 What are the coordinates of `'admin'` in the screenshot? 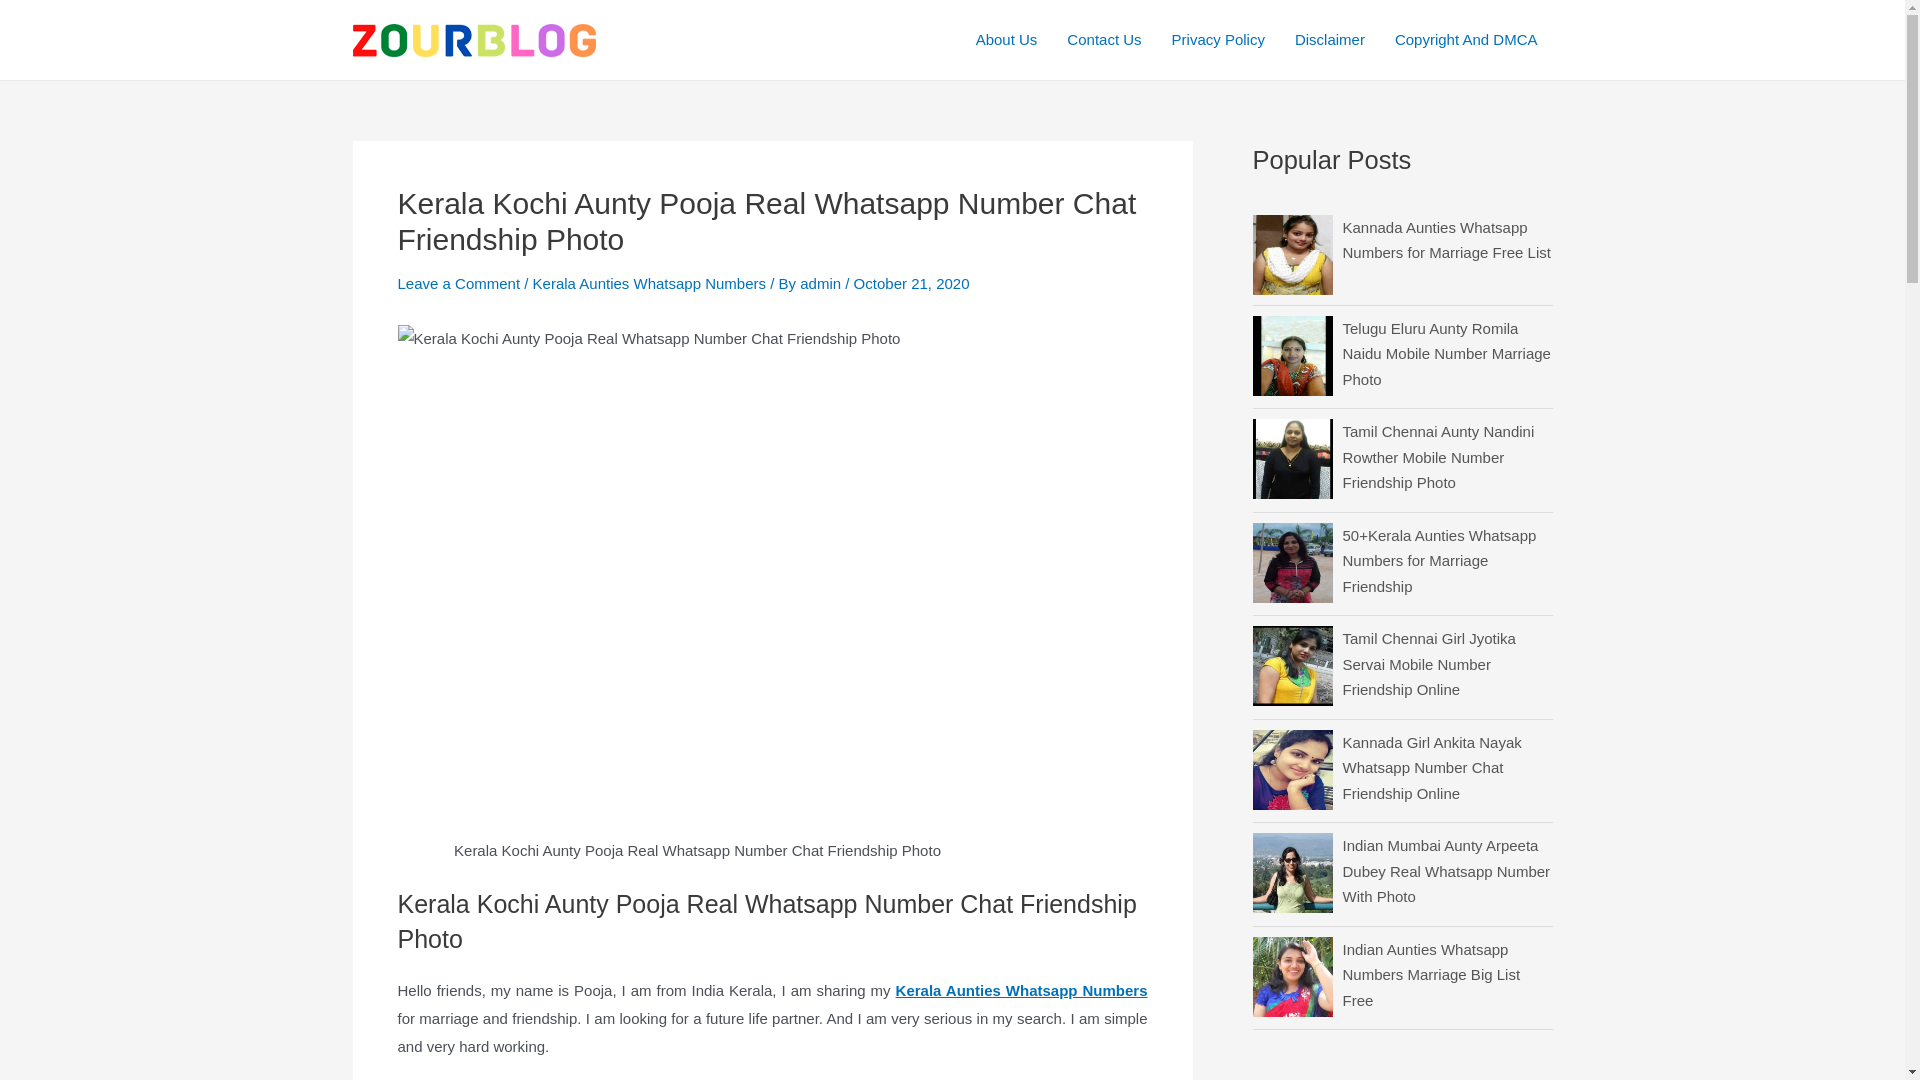 It's located at (822, 283).